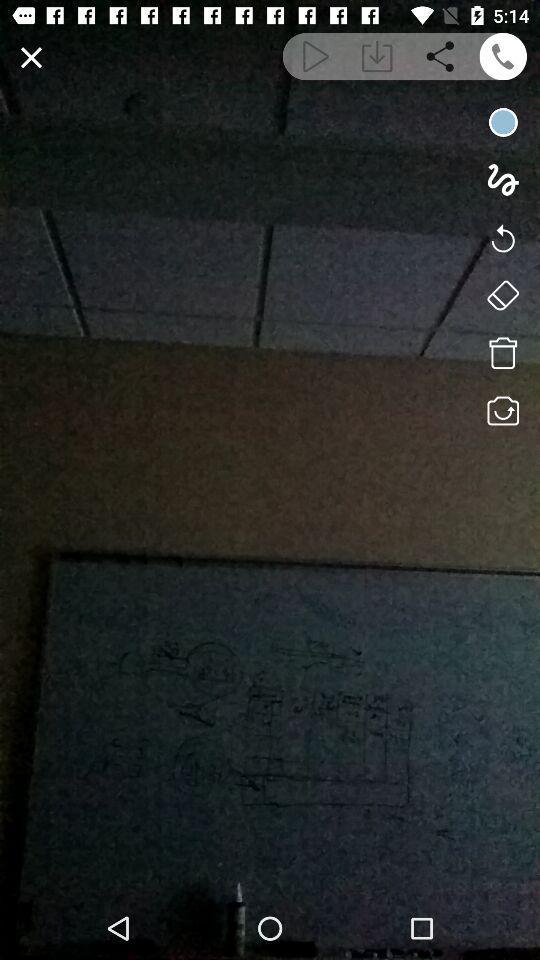 This screenshot has height=960, width=540. I want to click on playback video, so click(314, 55).